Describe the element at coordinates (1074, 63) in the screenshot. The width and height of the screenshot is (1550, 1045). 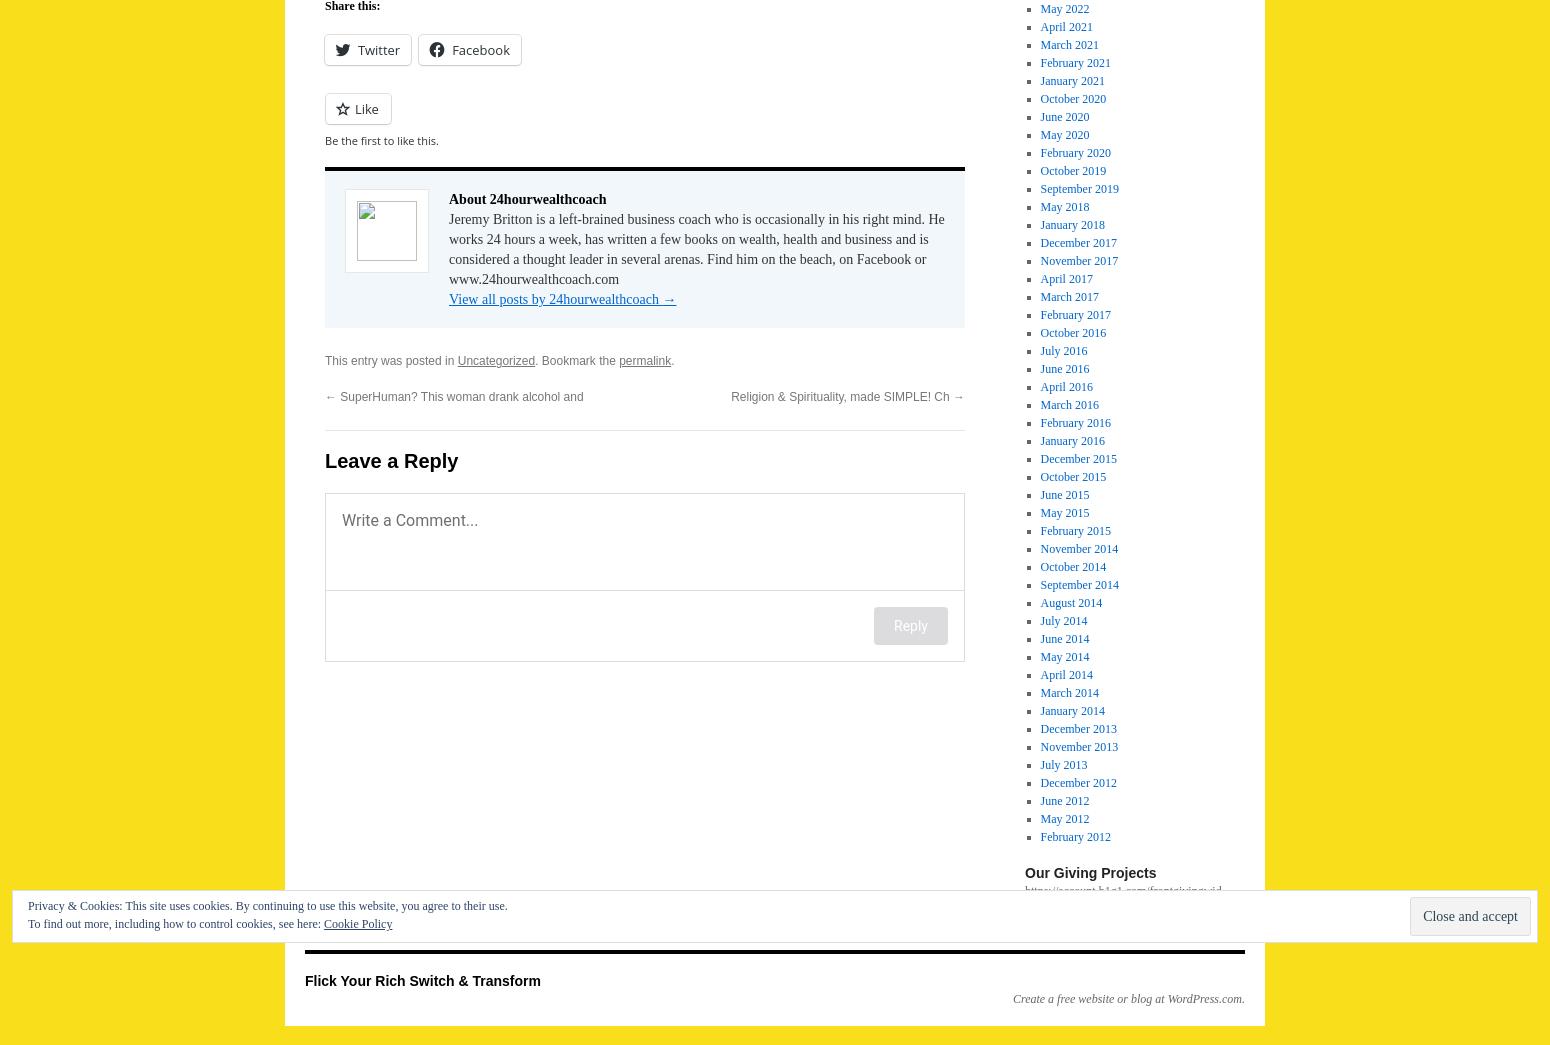
I see `'February 2021'` at that location.